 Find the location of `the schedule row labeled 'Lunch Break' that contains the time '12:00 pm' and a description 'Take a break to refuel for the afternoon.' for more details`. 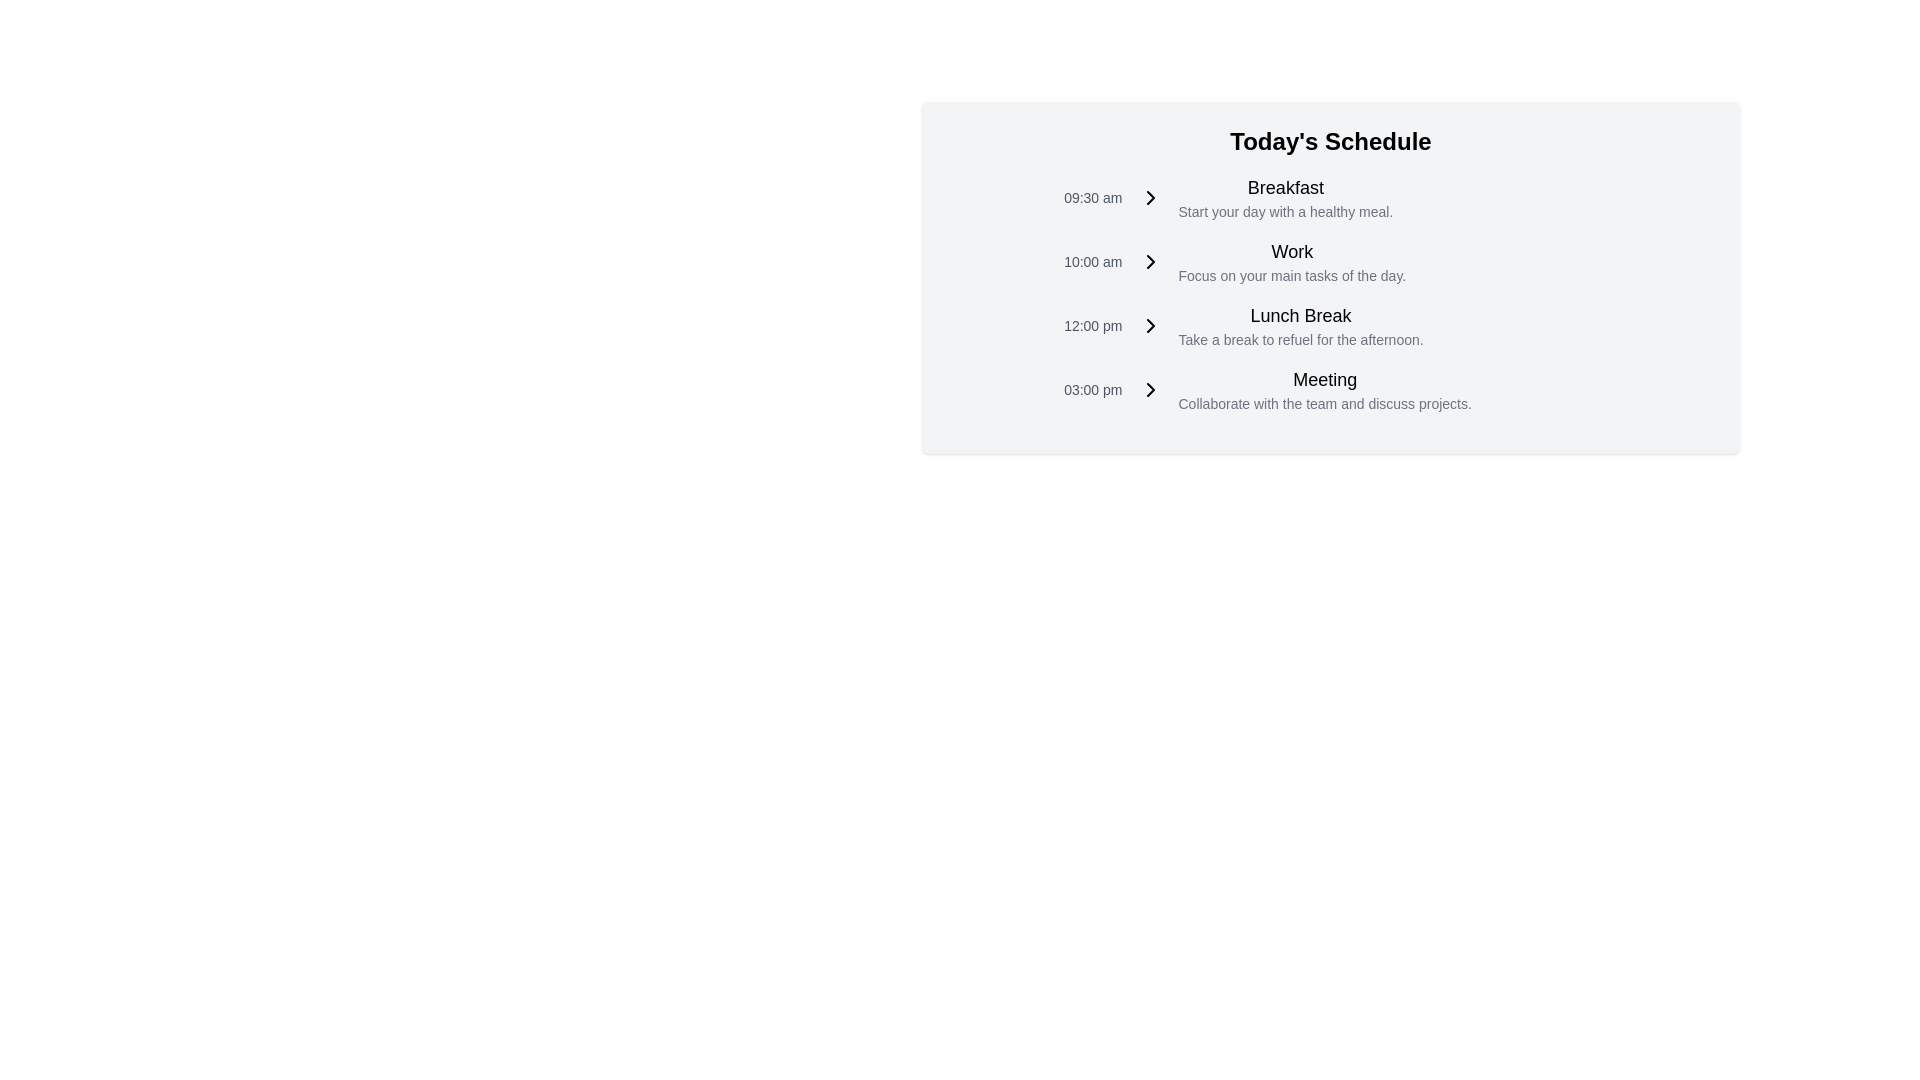

the schedule row labeled 'Lunch Break' that contains the time '12:00 pm' and a description 'Take a break to refuel for the afternoon.' for more details is located at coordinates (1330, 325).